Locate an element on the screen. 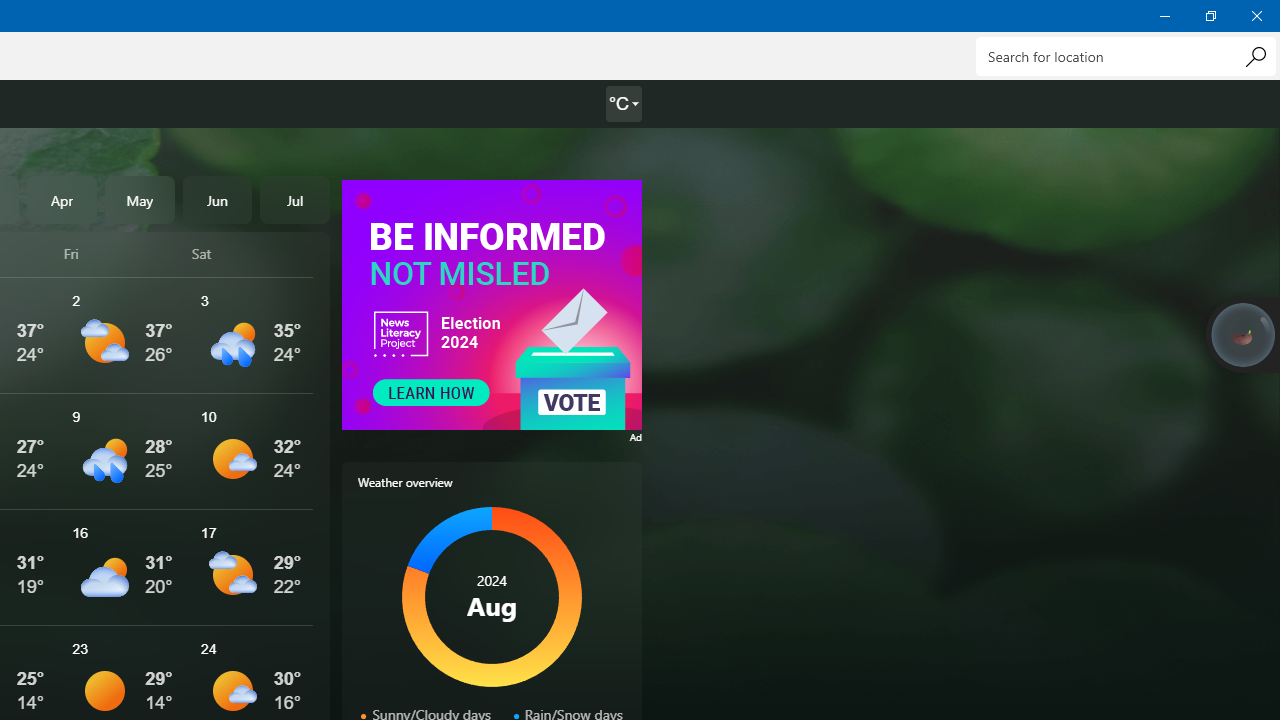 The height and width of the screenshot is (720, 1280). 'Restore Weather' is located at coordinates (1209, 15).